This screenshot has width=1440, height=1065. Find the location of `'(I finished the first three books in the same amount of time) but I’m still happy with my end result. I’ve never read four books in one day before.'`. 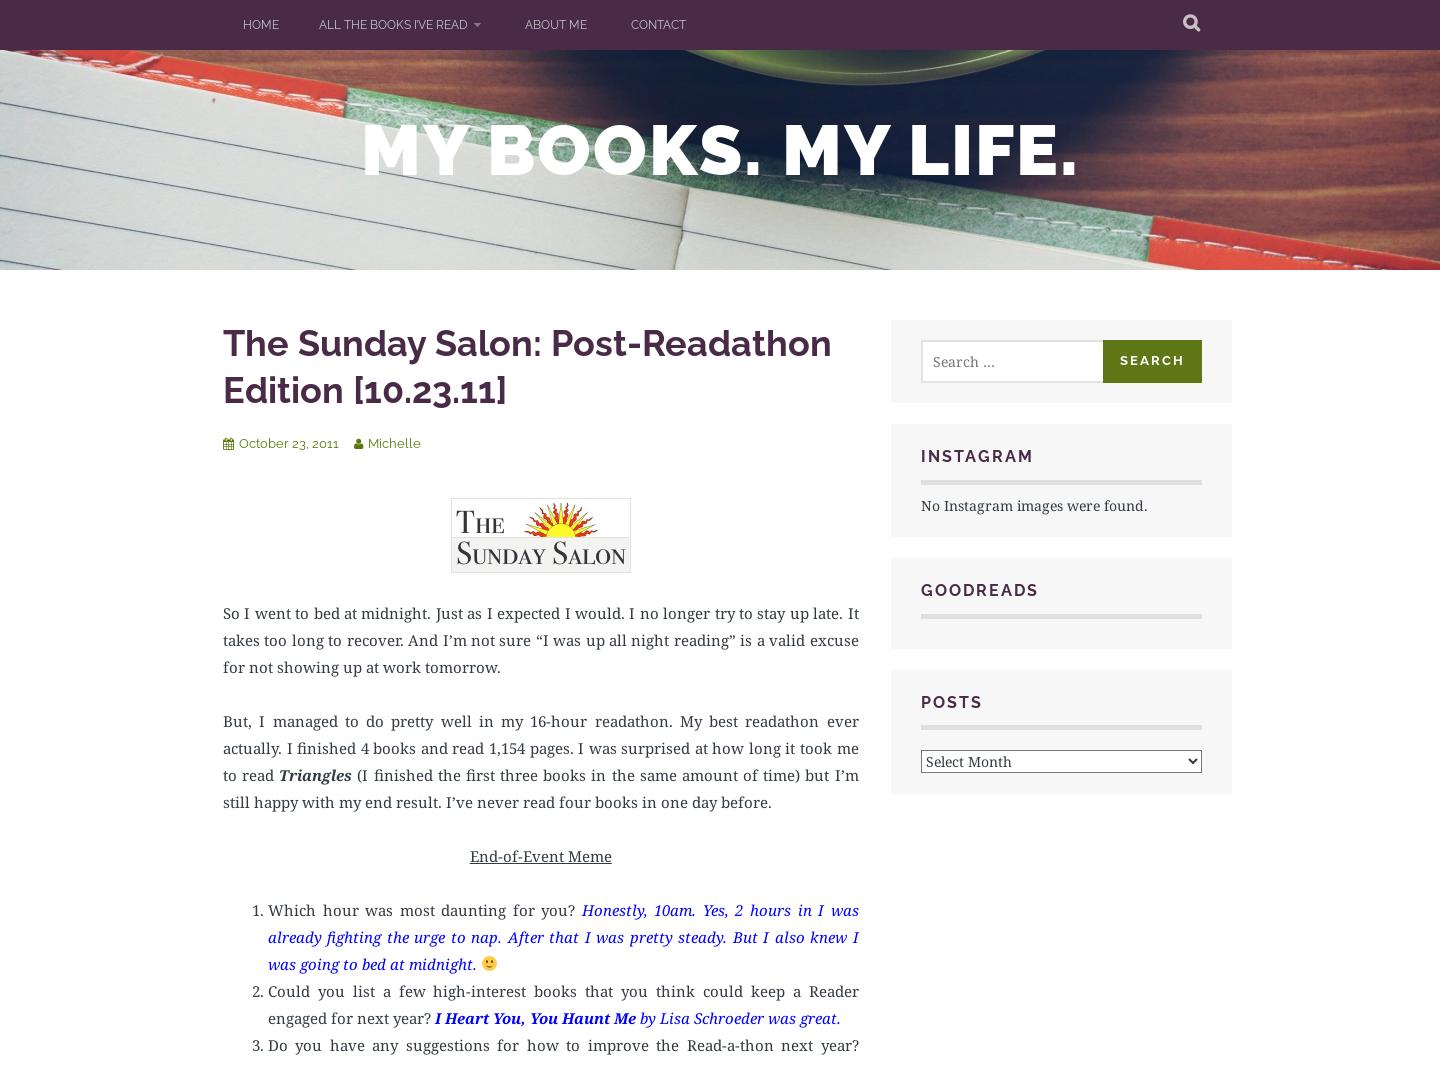

'(I finished the first three books in the same amount of time) but I’m still happy with my end result. I’ve never read four books in one day before.' is located at coordinates (539, 787).